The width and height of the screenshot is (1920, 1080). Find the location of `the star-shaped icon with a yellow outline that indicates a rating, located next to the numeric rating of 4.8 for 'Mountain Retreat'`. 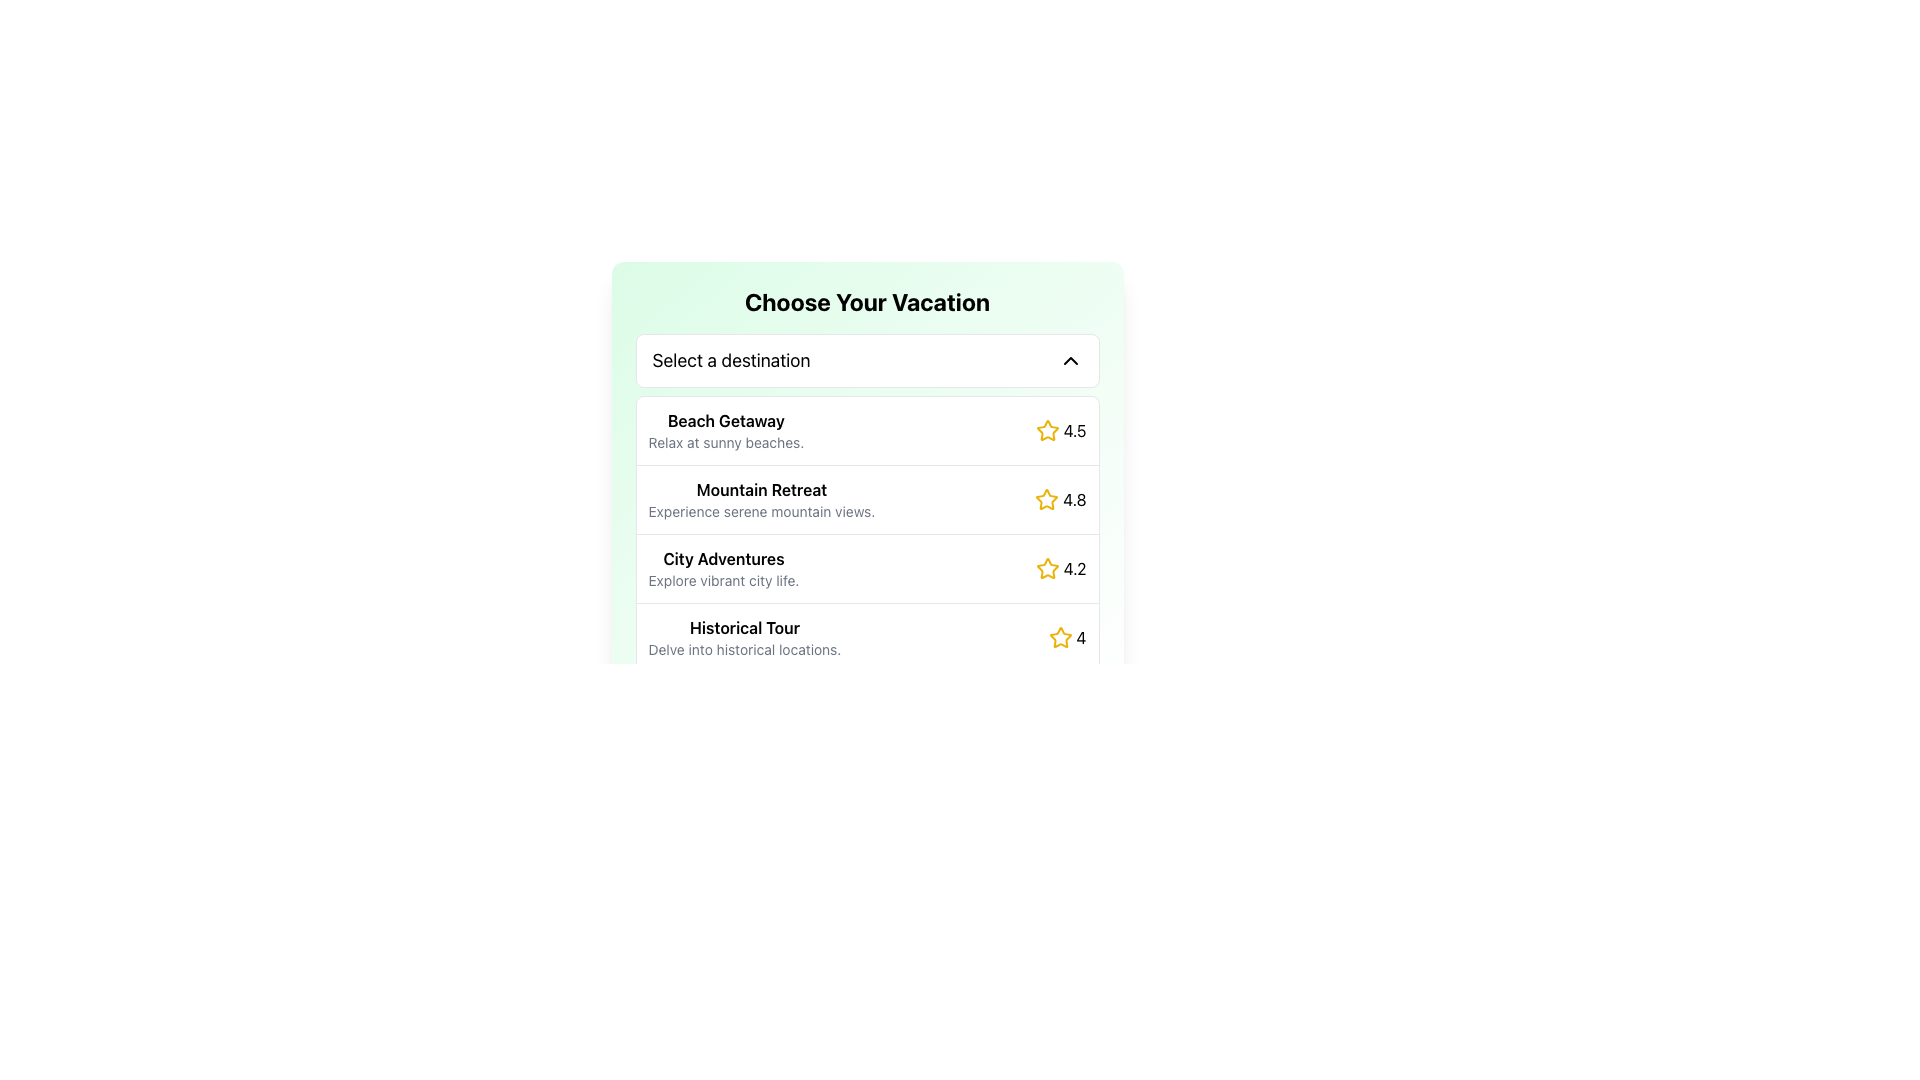

the star-shaped icon with a yellow outline that indicates a rating, located next to the numeric rating of 4.8 for 'Mountain Retreat' is located at coordinates (1046, 499).